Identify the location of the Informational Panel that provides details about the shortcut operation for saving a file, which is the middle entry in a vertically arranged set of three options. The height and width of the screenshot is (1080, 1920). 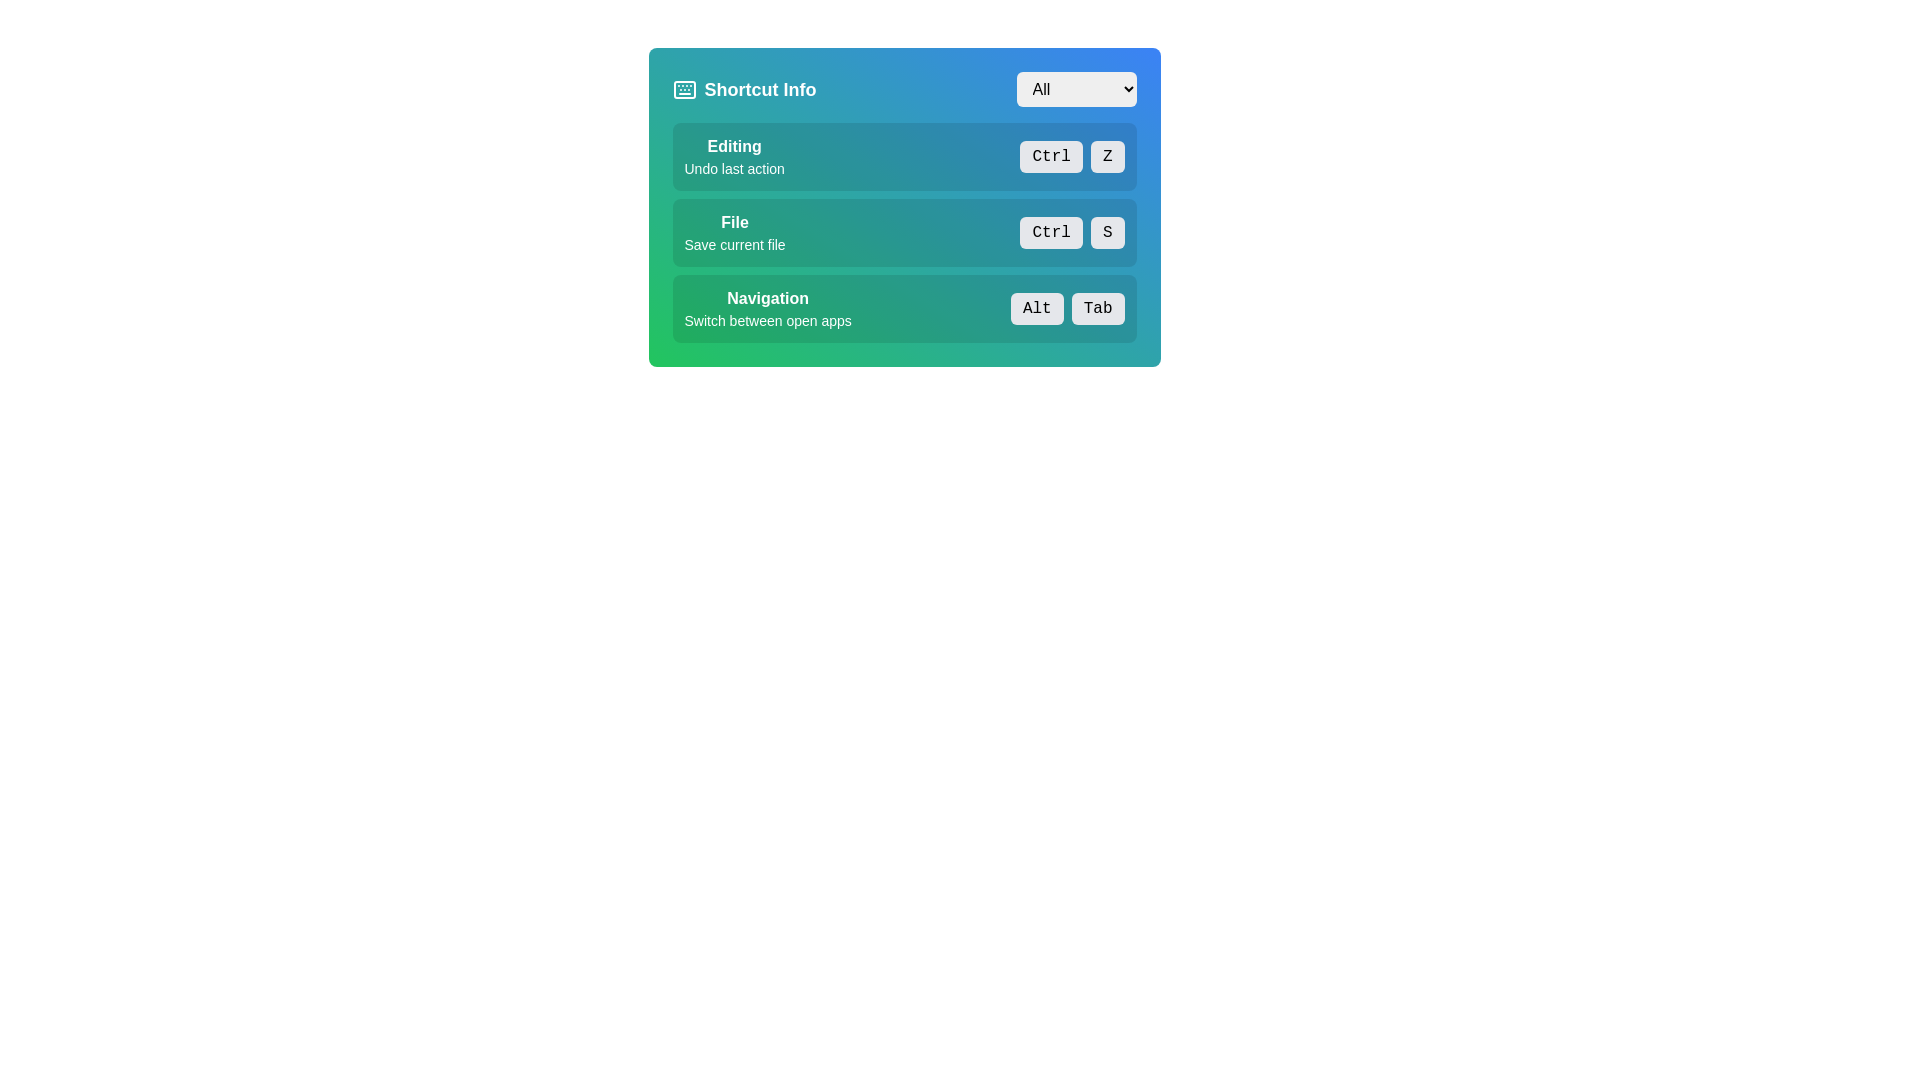
(903, 207).